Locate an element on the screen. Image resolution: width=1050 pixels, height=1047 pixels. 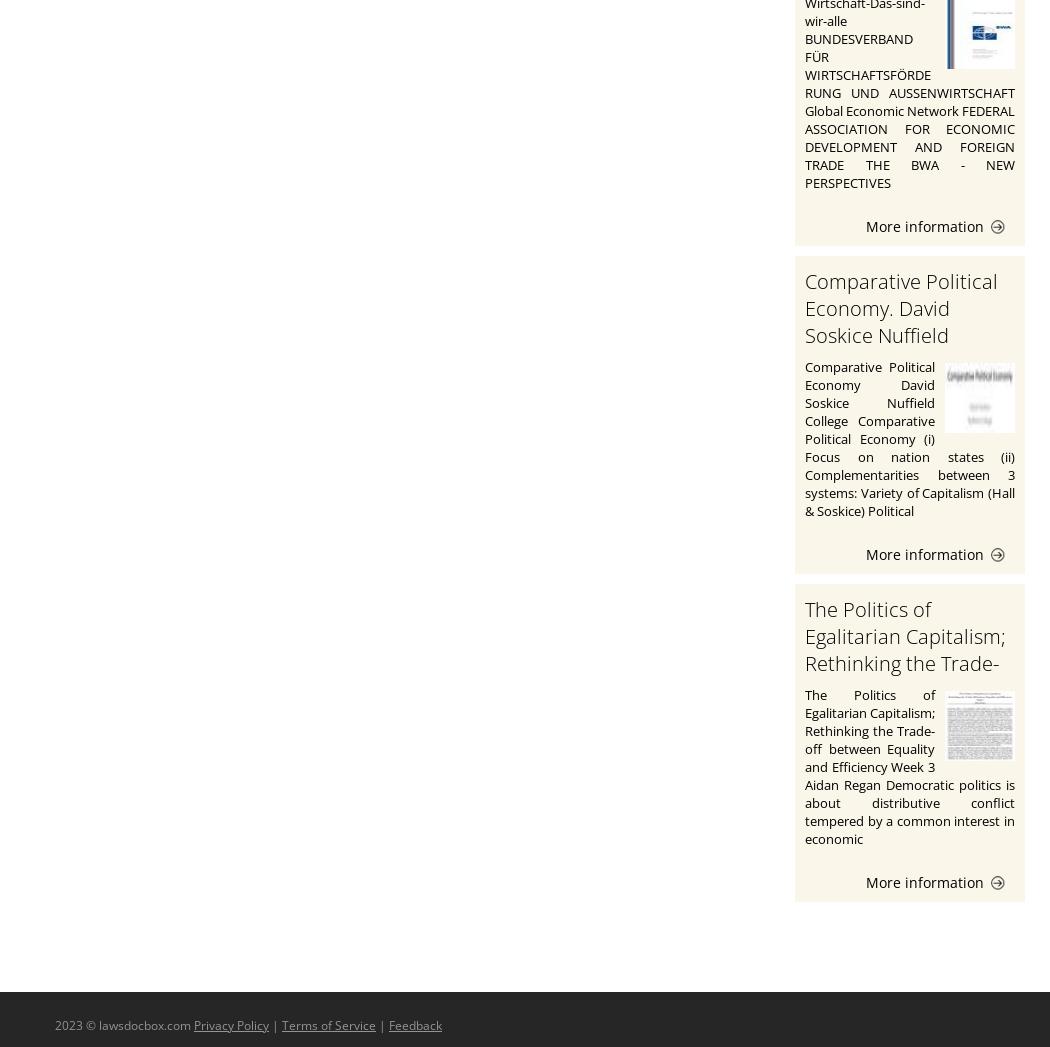
'Terms of Service' is located at coordinates (328, 1024).